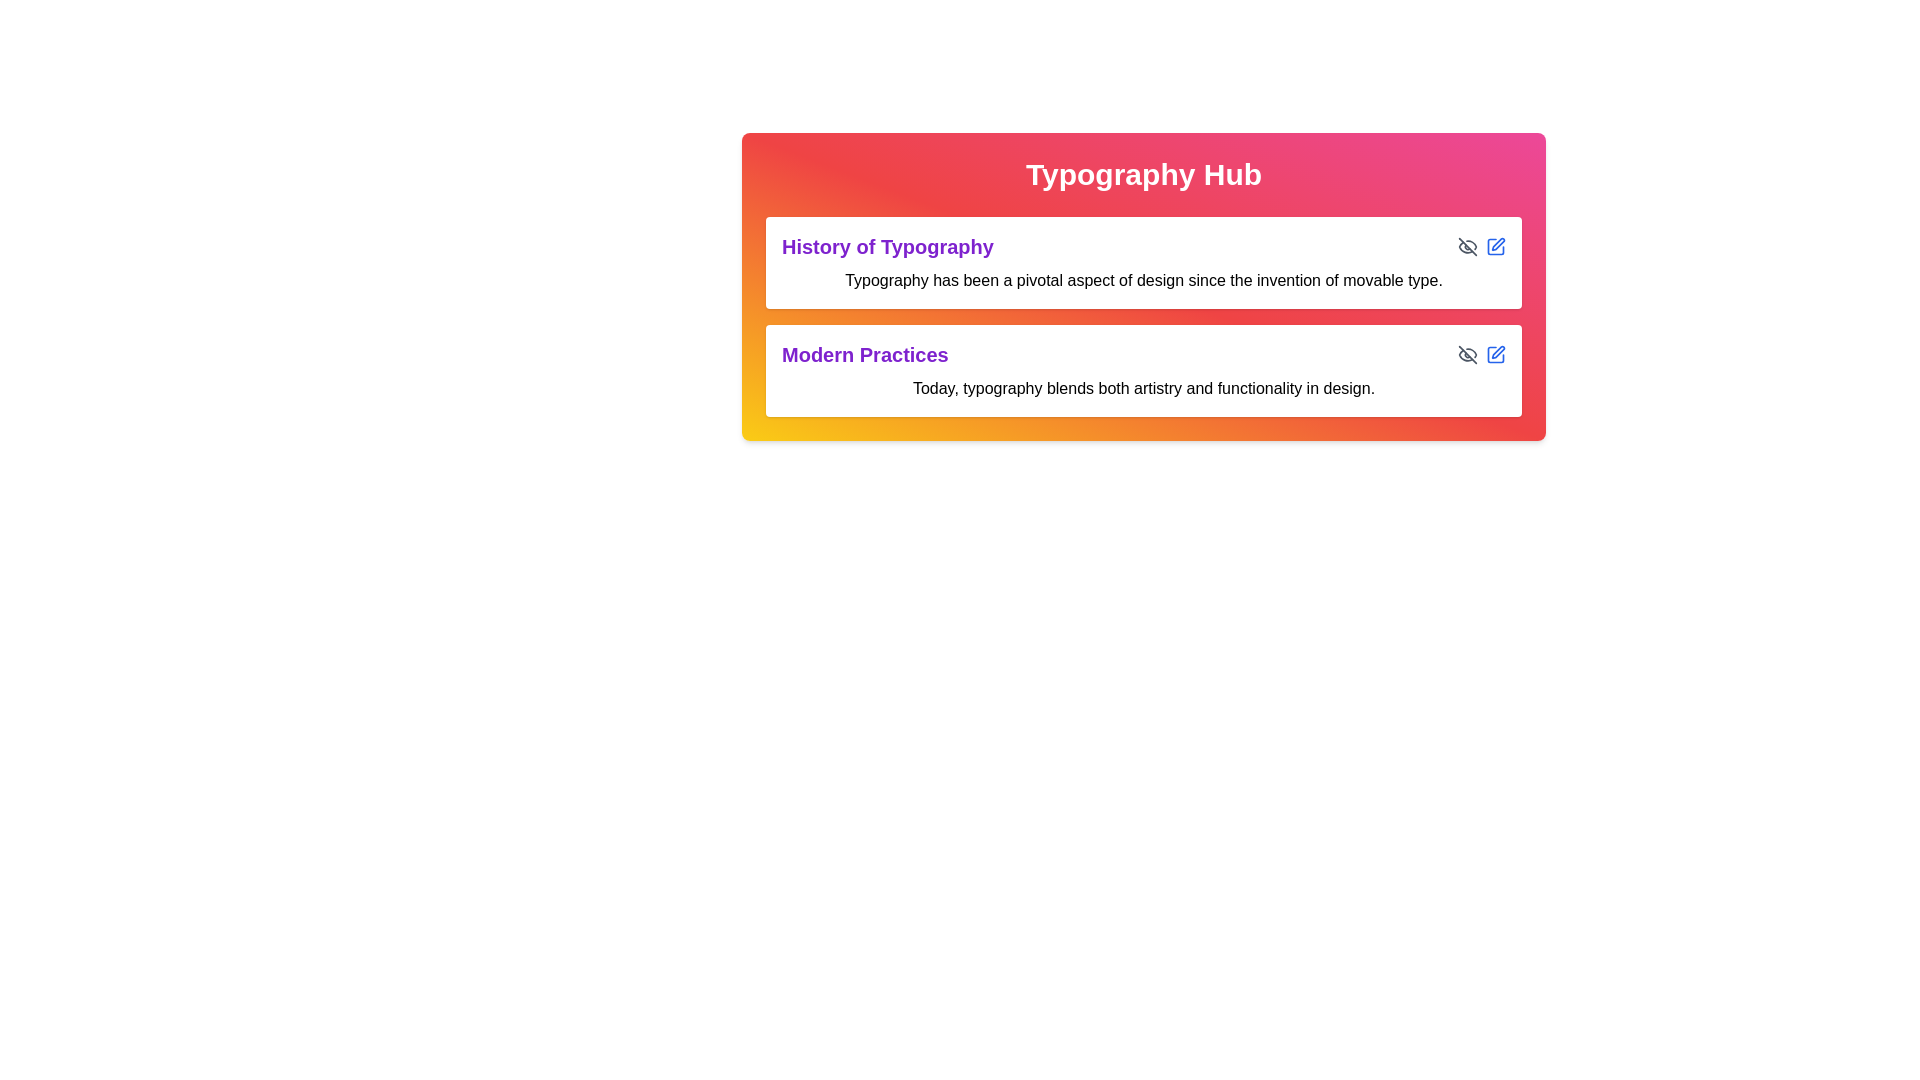  What do you see at coordinates (1496, 353) in the screenshot?
I see `the pen icon representing an edit tool located at the bottom-right corner of the 'Typography Hub' section to initiate editing` at bounding box center [1496, 353].